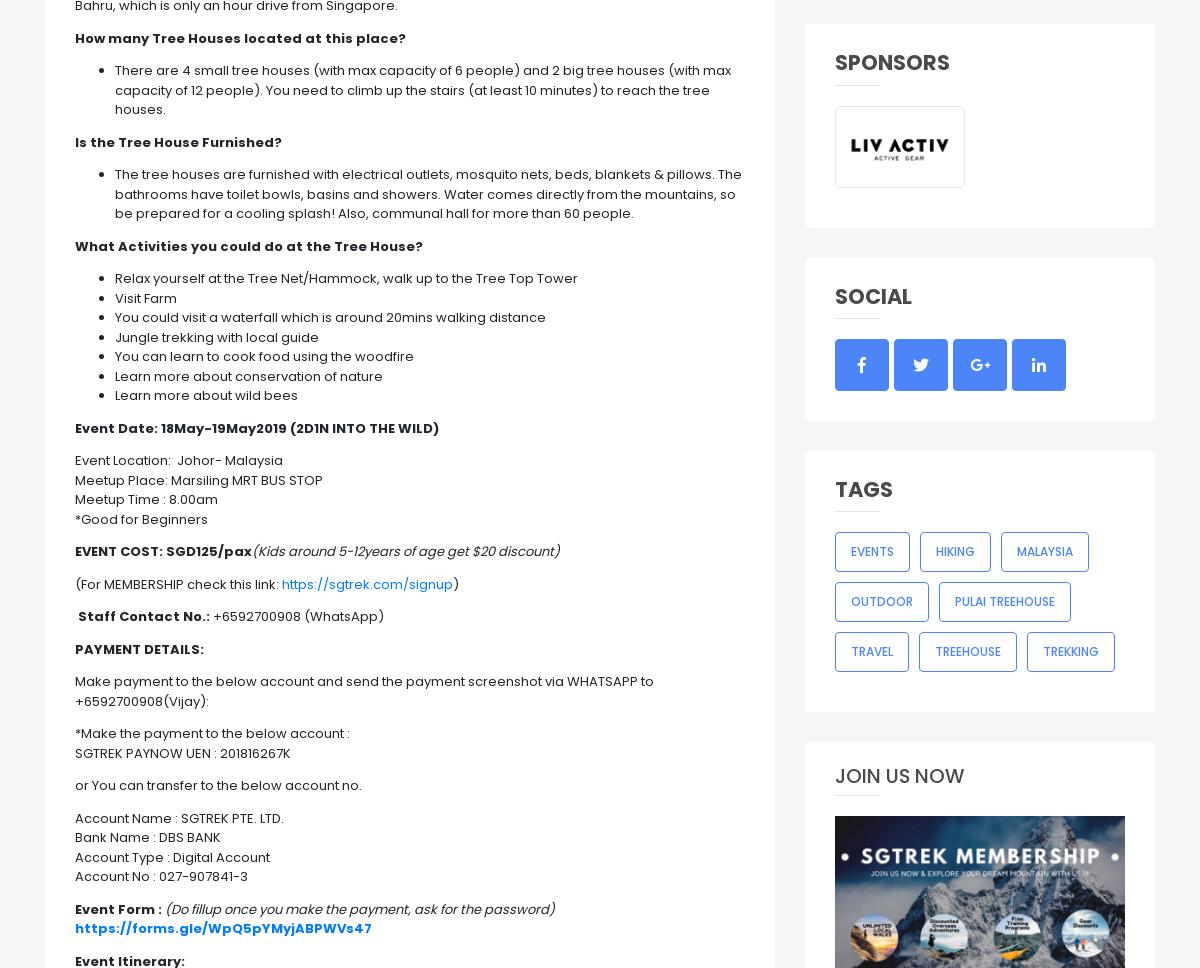 Image resolution: width=1200 pixels, height=968 pixels. Describe the element at coordinates (75, 908) in the screenshot. I see `'Event Form :'` at that location.